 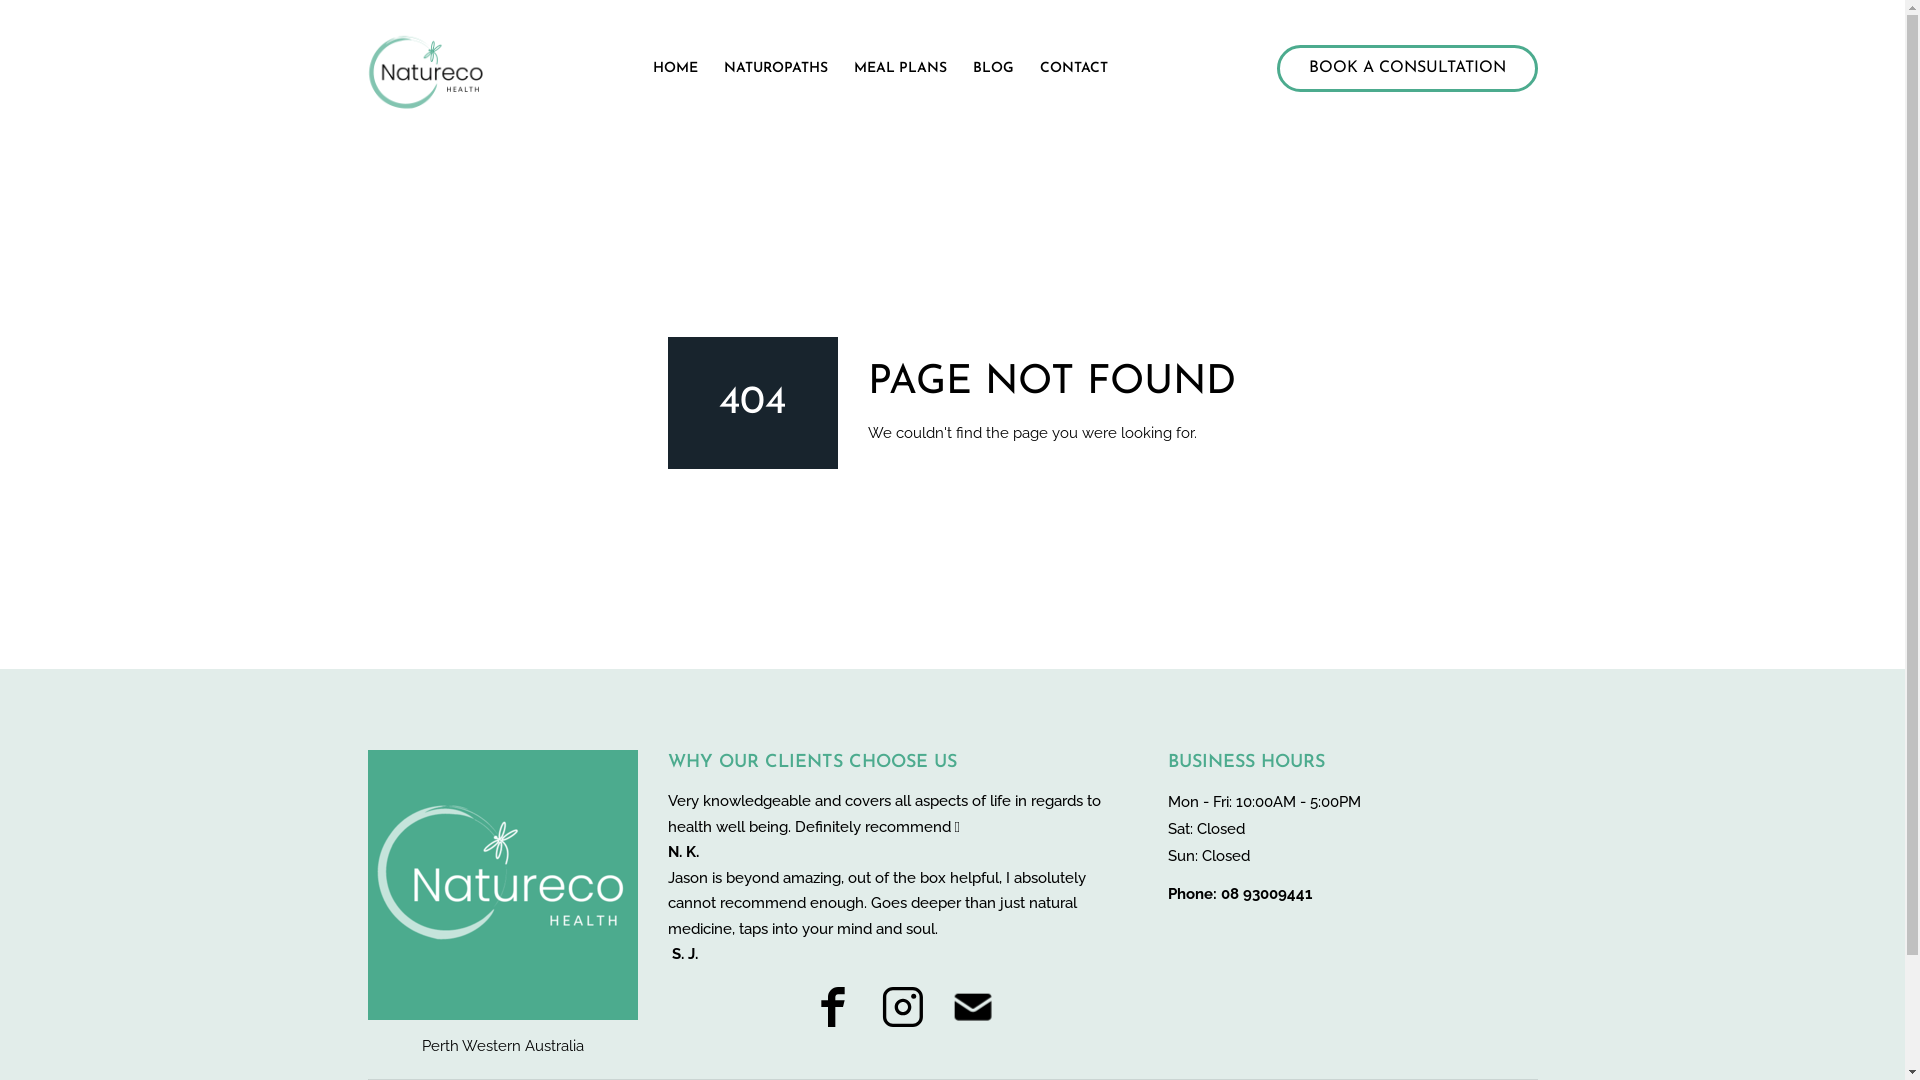 What do you see at coordinates (1238, 893) in the screenshot?
I see `'Phone: 08 93009441'` at bounding box center [1238, 893].